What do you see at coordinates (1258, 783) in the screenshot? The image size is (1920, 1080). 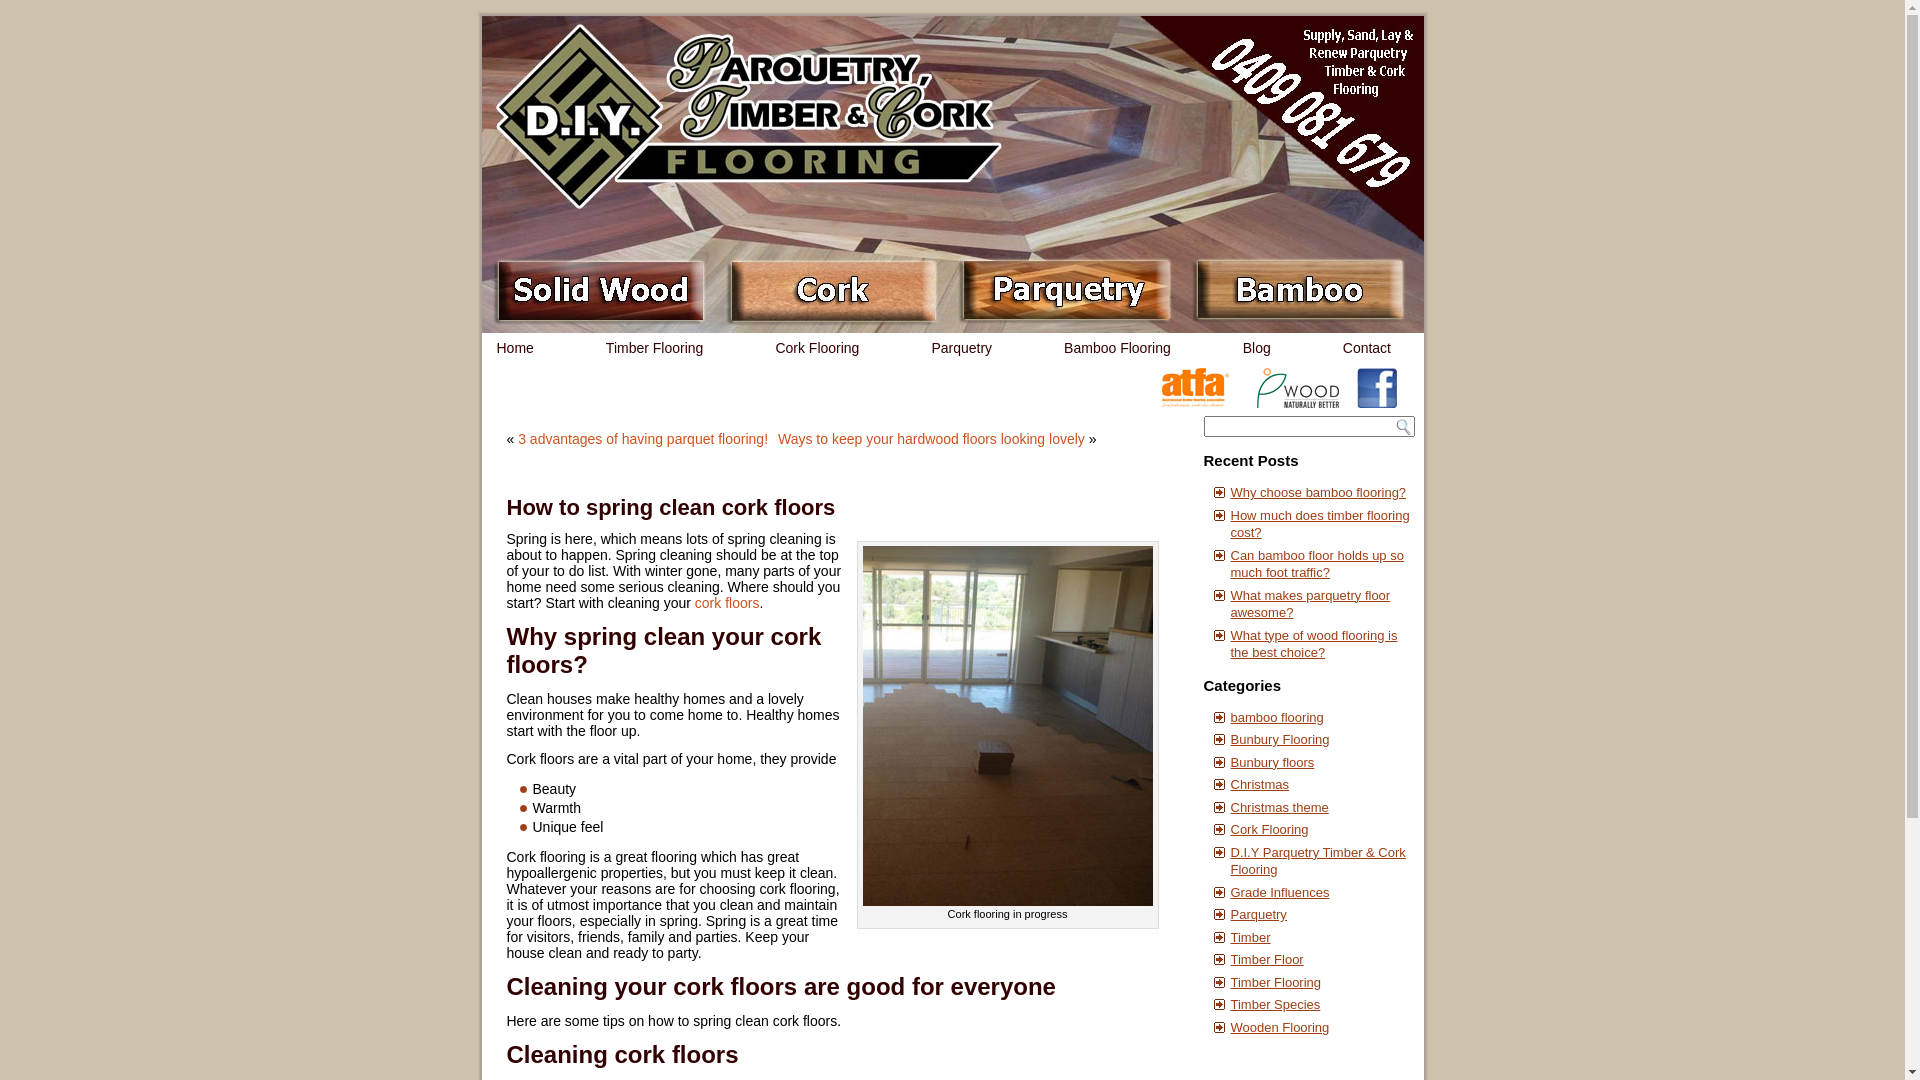 I see `'Christmas'` at bounding box center [1258, 783].